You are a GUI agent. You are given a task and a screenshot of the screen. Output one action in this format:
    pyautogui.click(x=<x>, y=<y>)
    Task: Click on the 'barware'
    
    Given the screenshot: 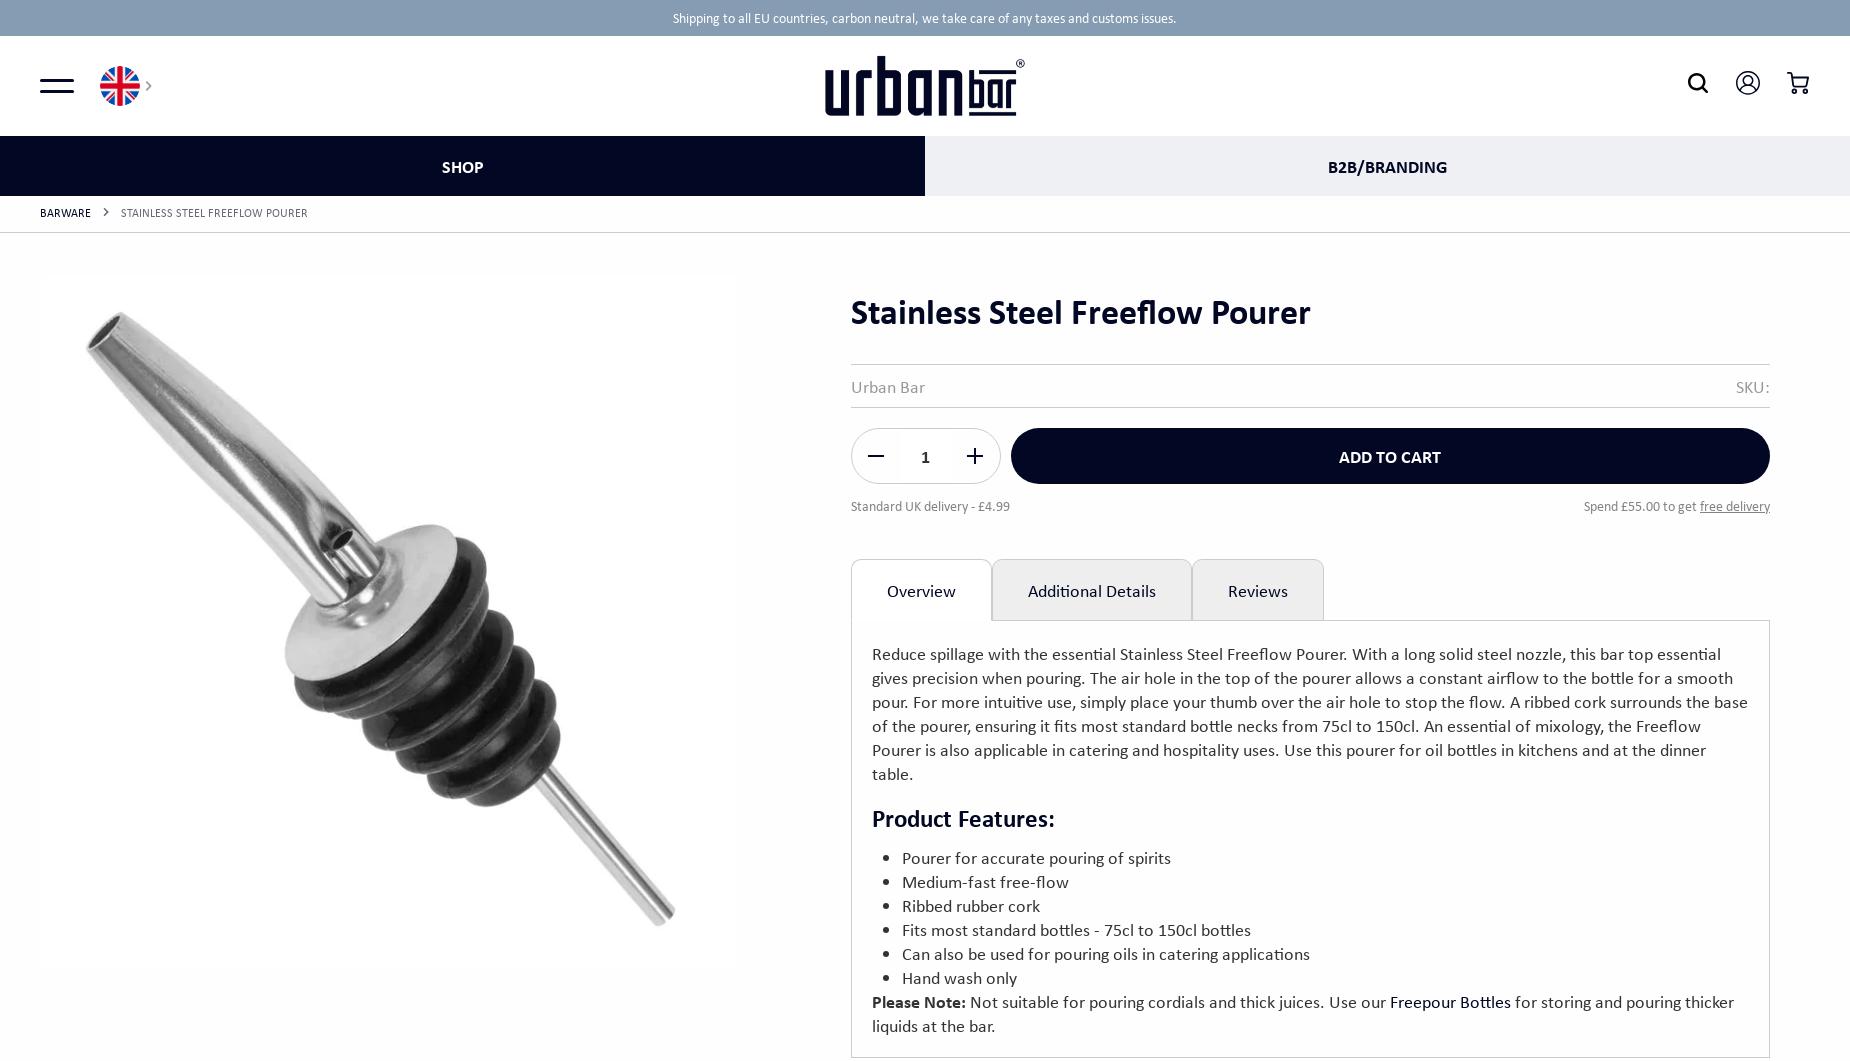 What is the action you would take?
    pyautogui.click(x=64, y=211)
    